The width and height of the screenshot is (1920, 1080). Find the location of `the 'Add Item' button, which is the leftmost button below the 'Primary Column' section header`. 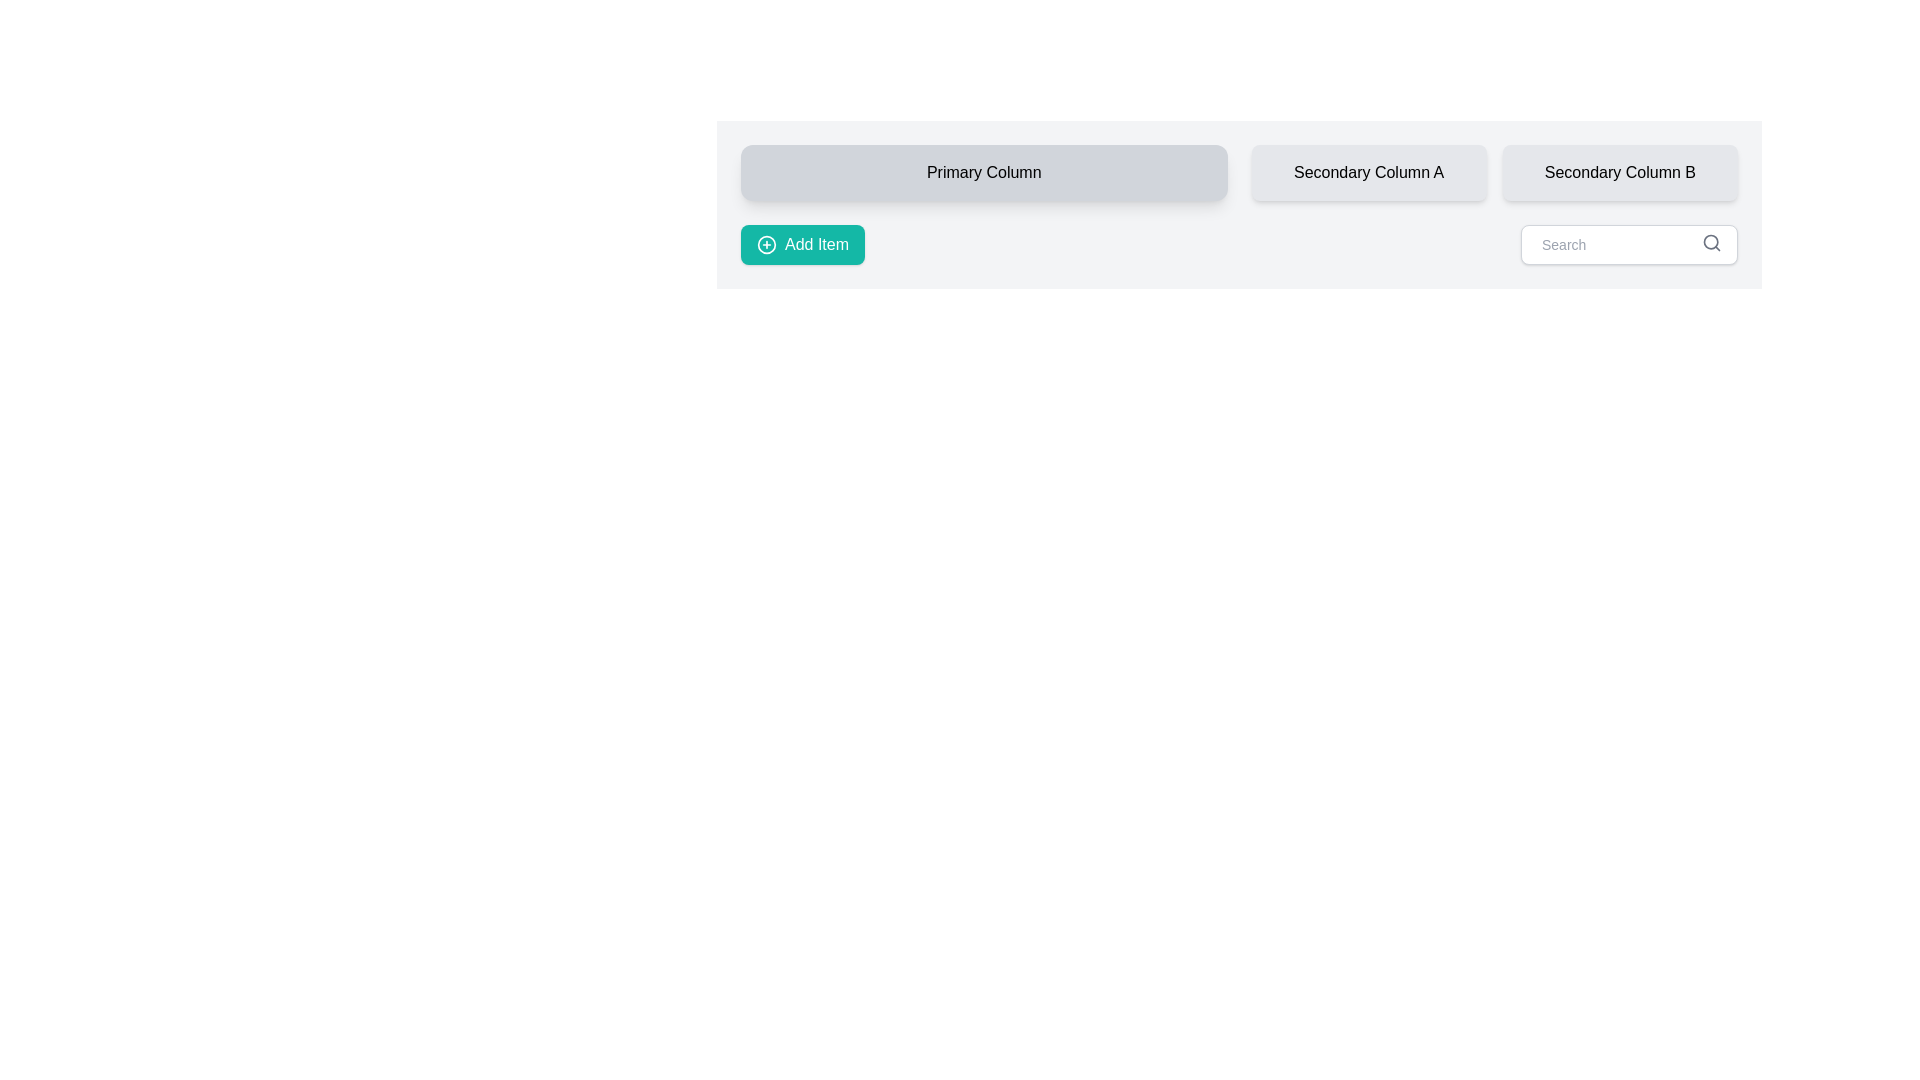

the 'Add Item' button, which is the leftmost button below the 'Primary Column' section header is located at coordinates (802, 244).